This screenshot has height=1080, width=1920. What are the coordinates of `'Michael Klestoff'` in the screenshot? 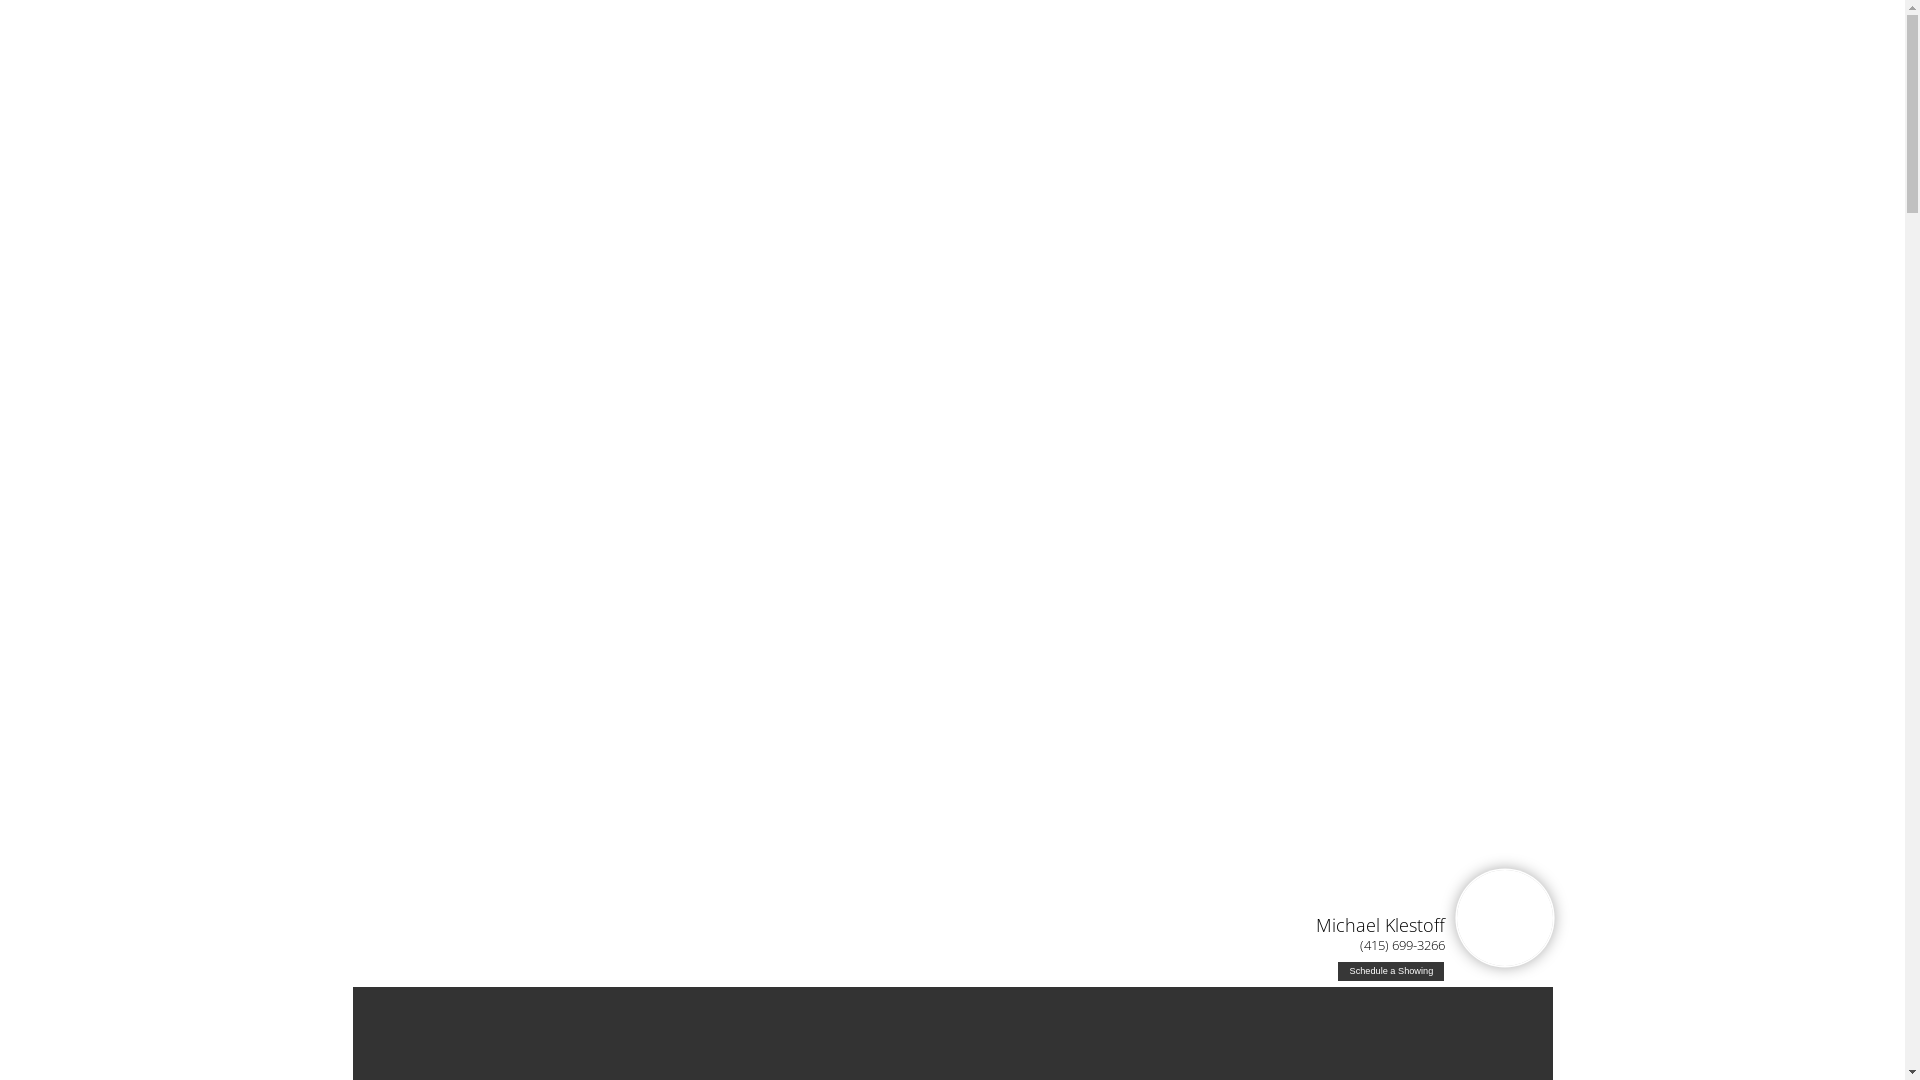 It's located at (1379, 924).